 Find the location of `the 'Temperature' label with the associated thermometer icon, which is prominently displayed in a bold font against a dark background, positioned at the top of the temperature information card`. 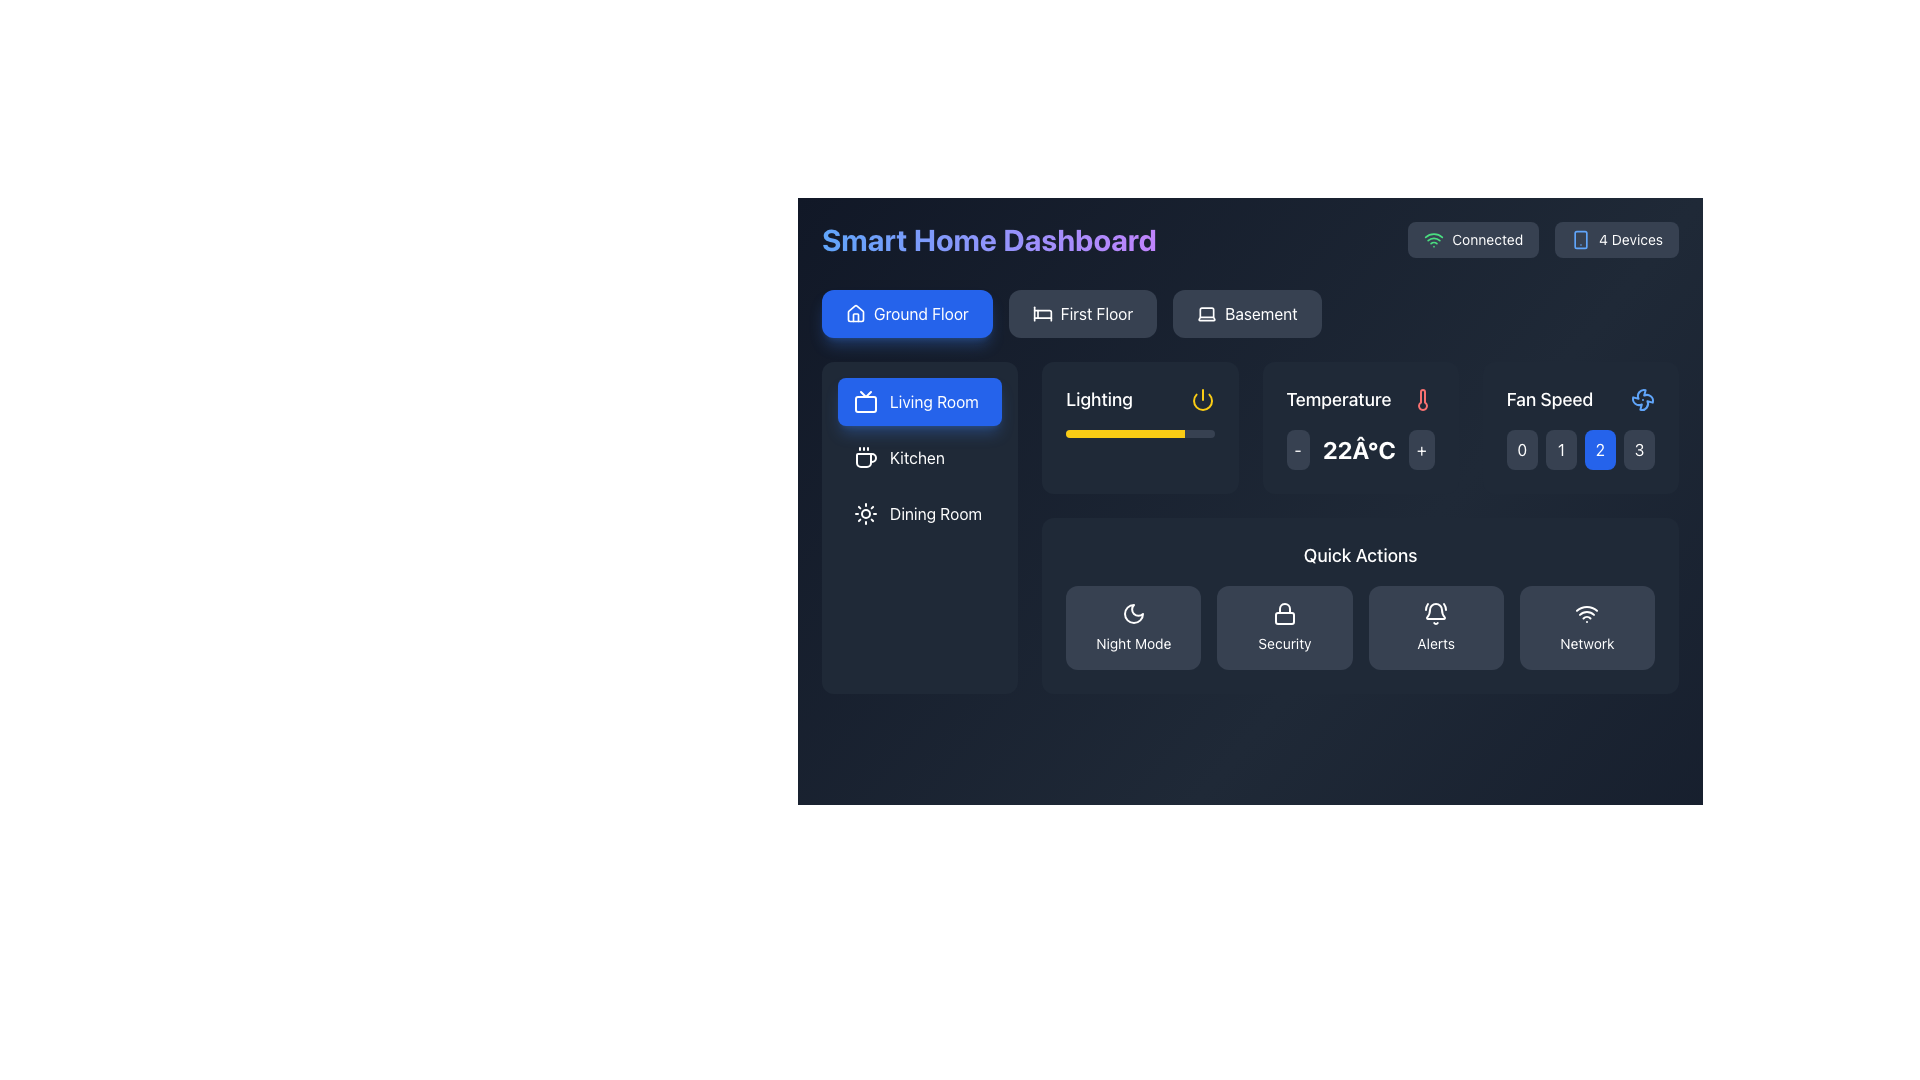

the 'Temperature' label with the associated thermometer icon, which is prominently displayed in a bold font against a dark background, positioned at the top of the temperature information card is located at coordinates (1360, 400).